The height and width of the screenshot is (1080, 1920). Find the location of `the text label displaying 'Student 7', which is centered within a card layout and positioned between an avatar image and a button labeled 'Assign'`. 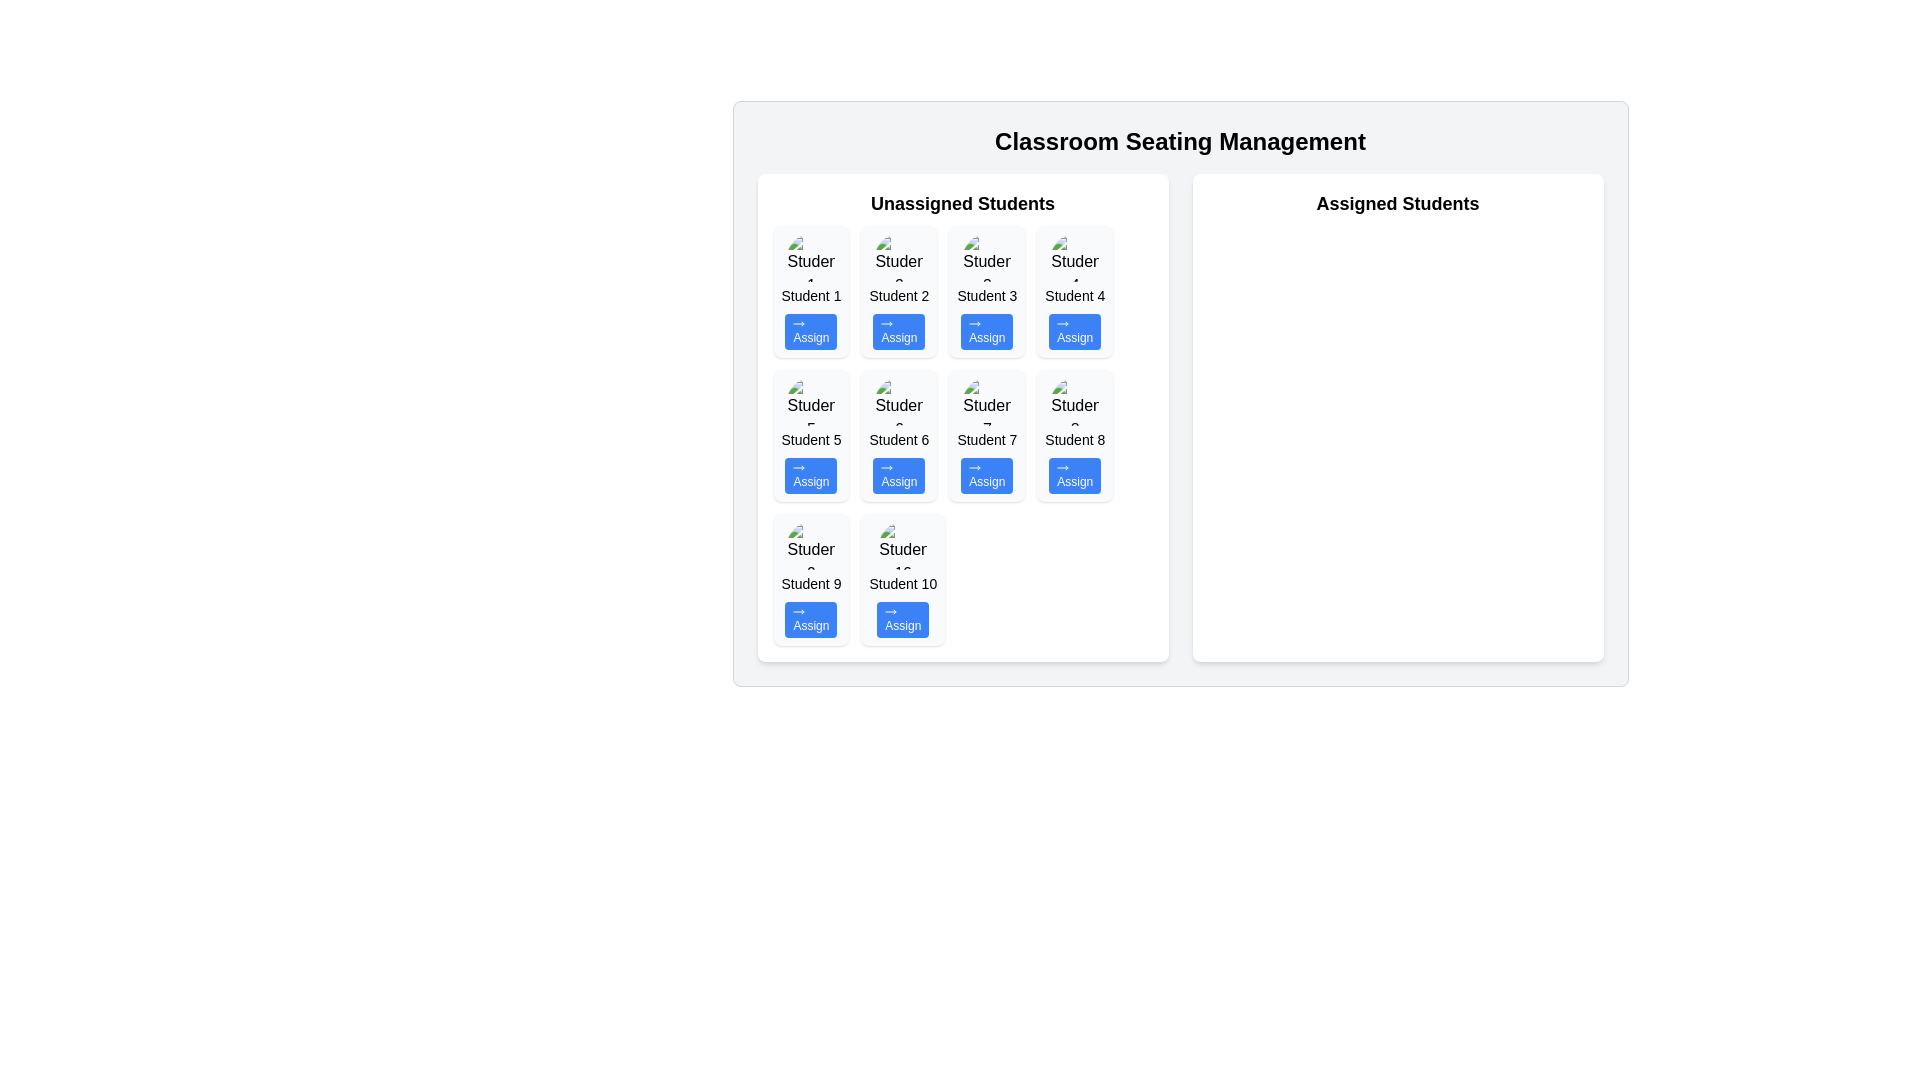

the text label displaying 'Student 7', which is centered within a card layout and positioned between an avatar image and a button labeled 'Assign' is located at coordinates (987, 438).